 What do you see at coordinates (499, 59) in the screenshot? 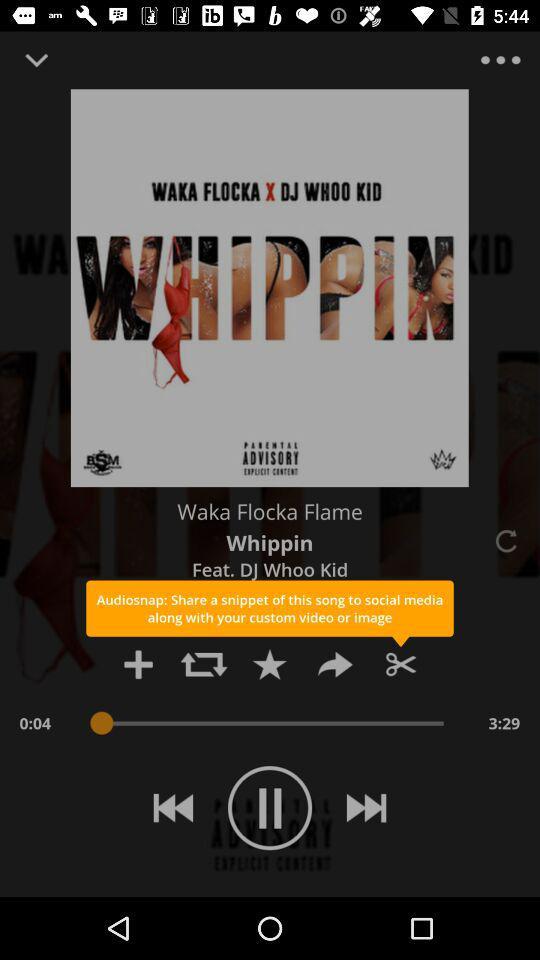
I see `the more icon` at bounding box center [499, 59].